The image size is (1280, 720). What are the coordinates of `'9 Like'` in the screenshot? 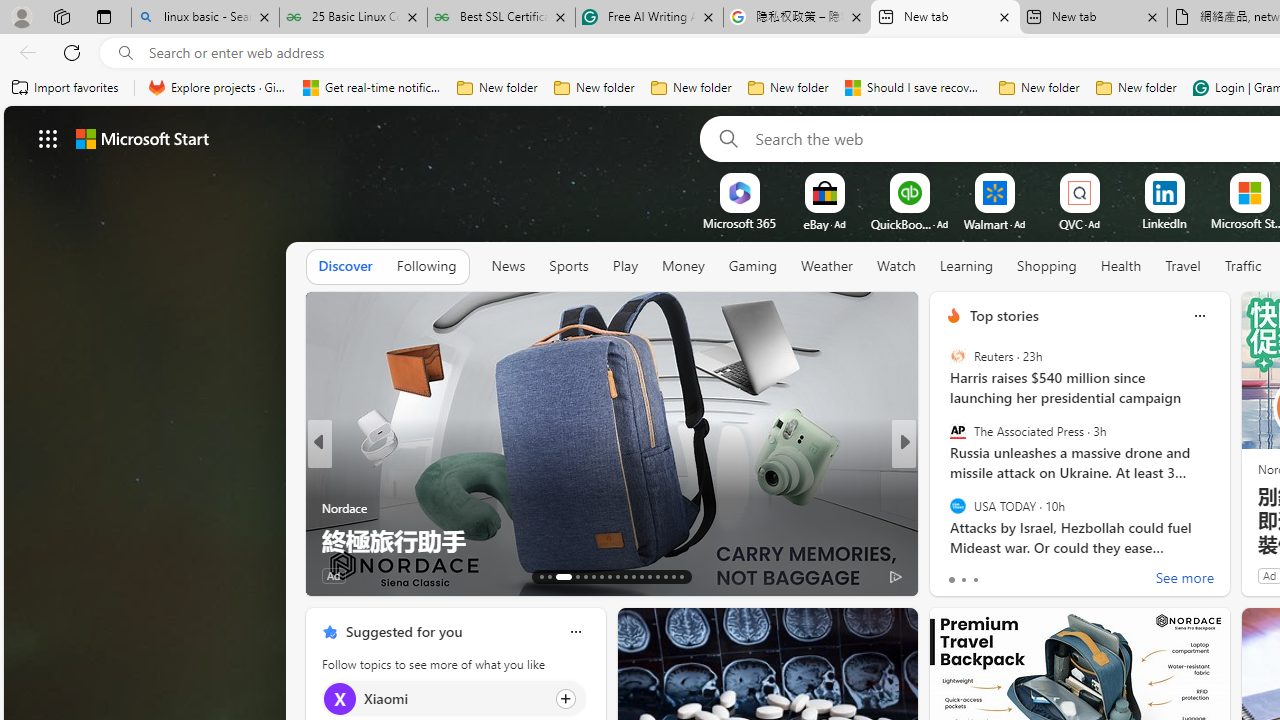 It's located at (951, 575).